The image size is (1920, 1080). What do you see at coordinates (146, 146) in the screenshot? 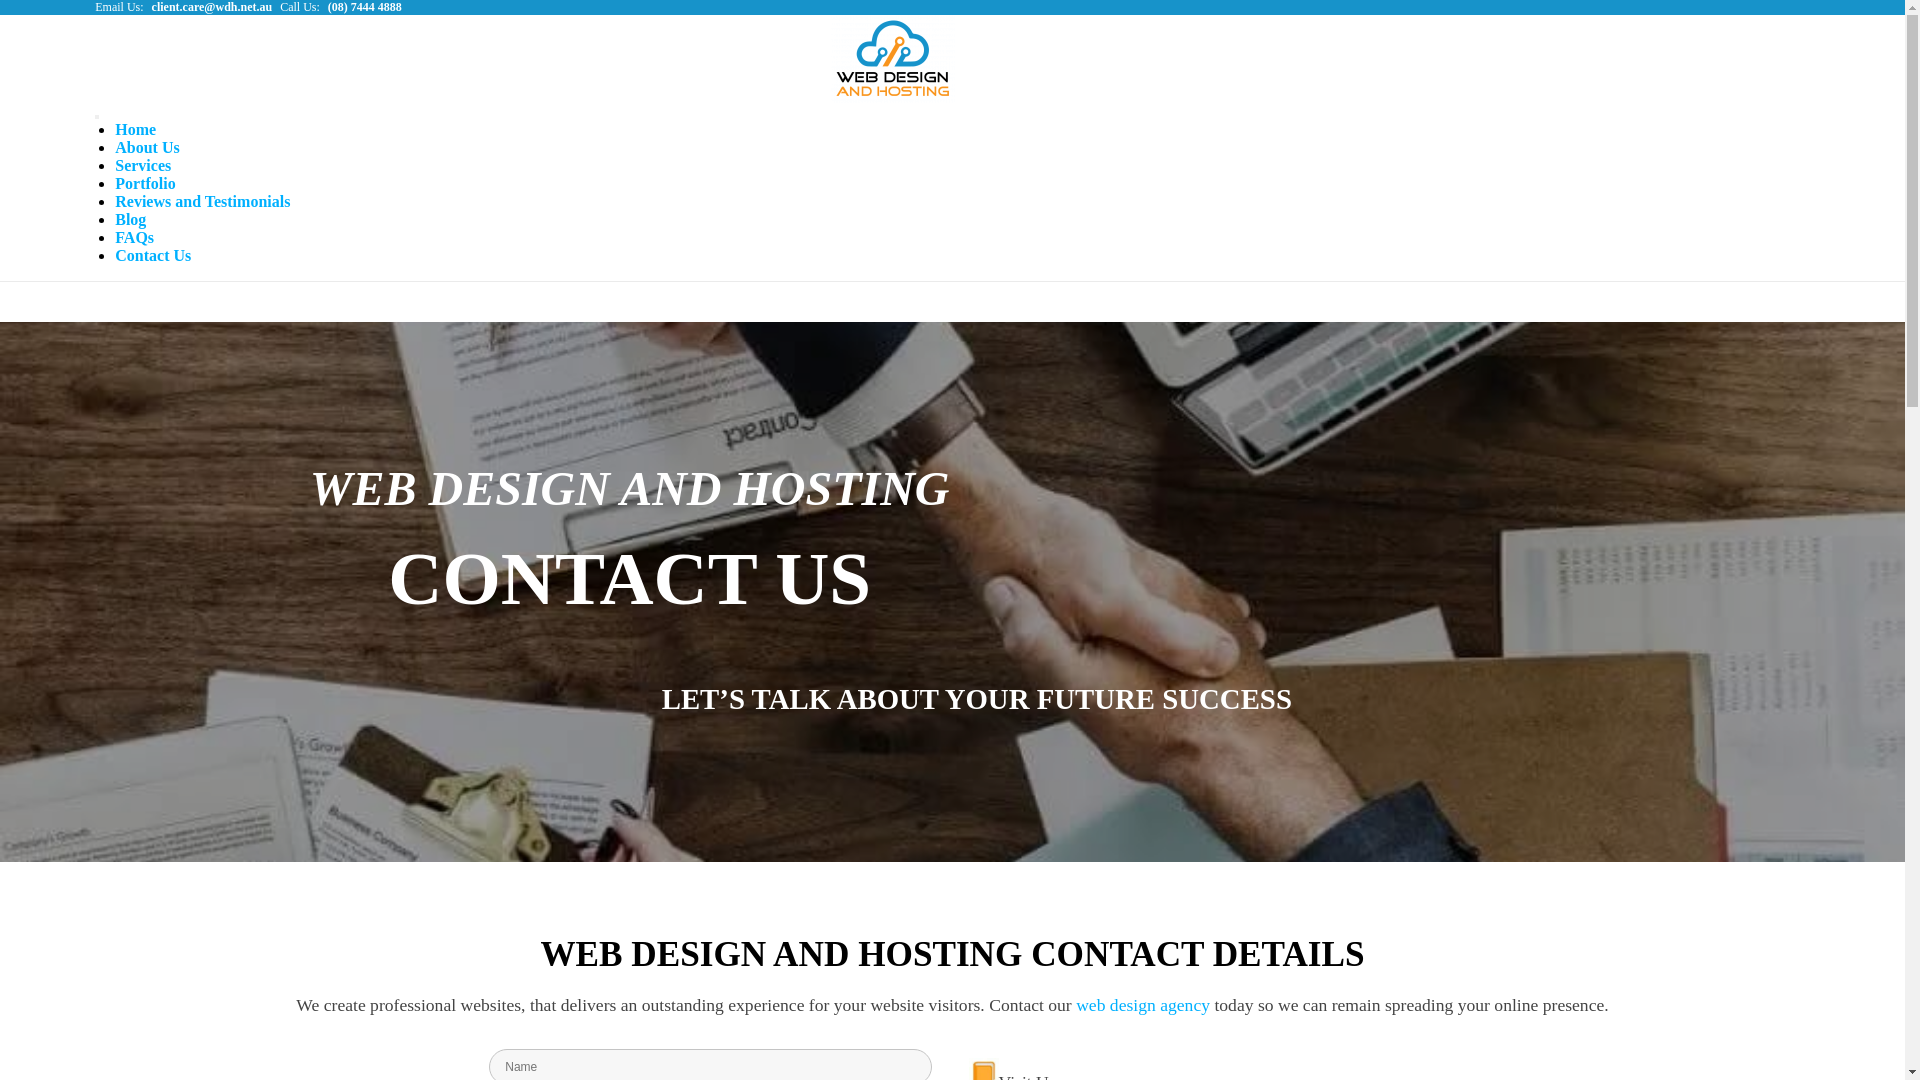
I see `'About Us'` at bounding box center [146, 146].